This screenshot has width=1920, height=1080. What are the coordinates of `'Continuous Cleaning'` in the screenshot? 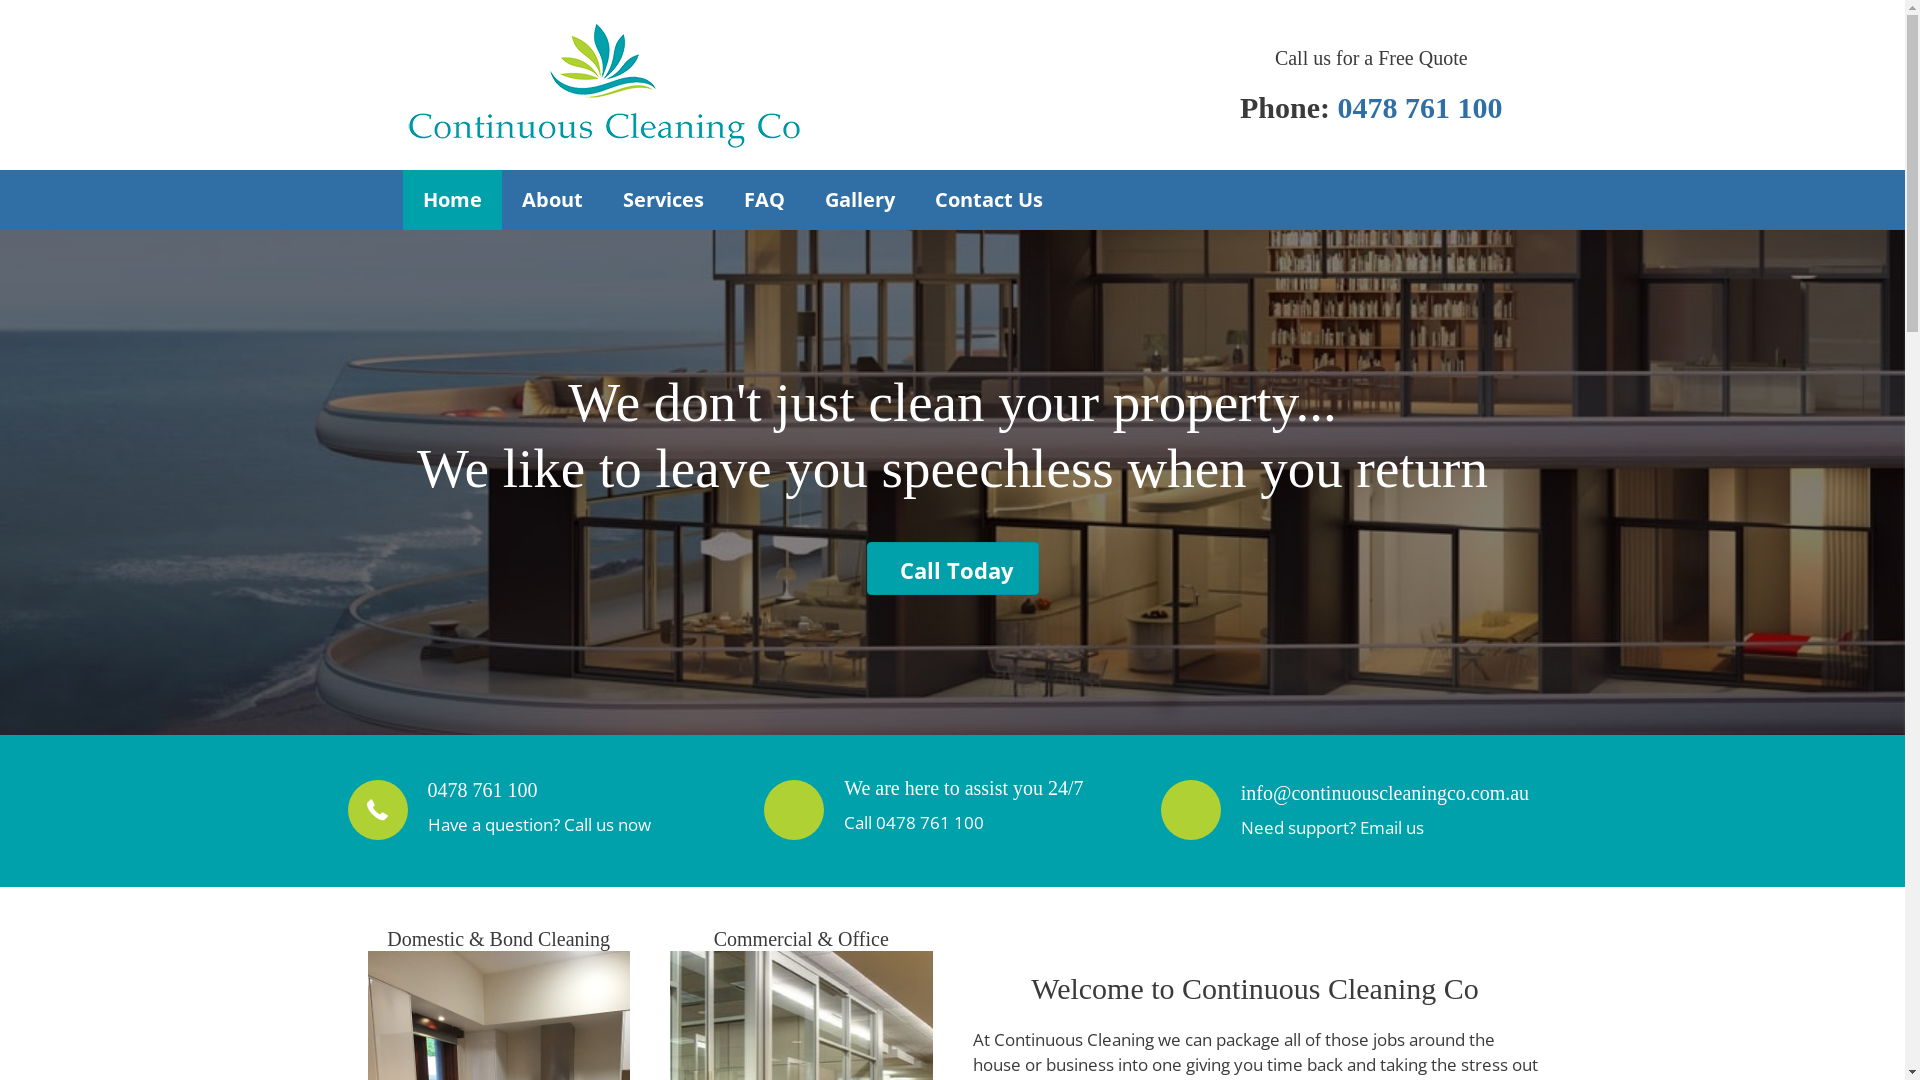 It's located at (600, 83).